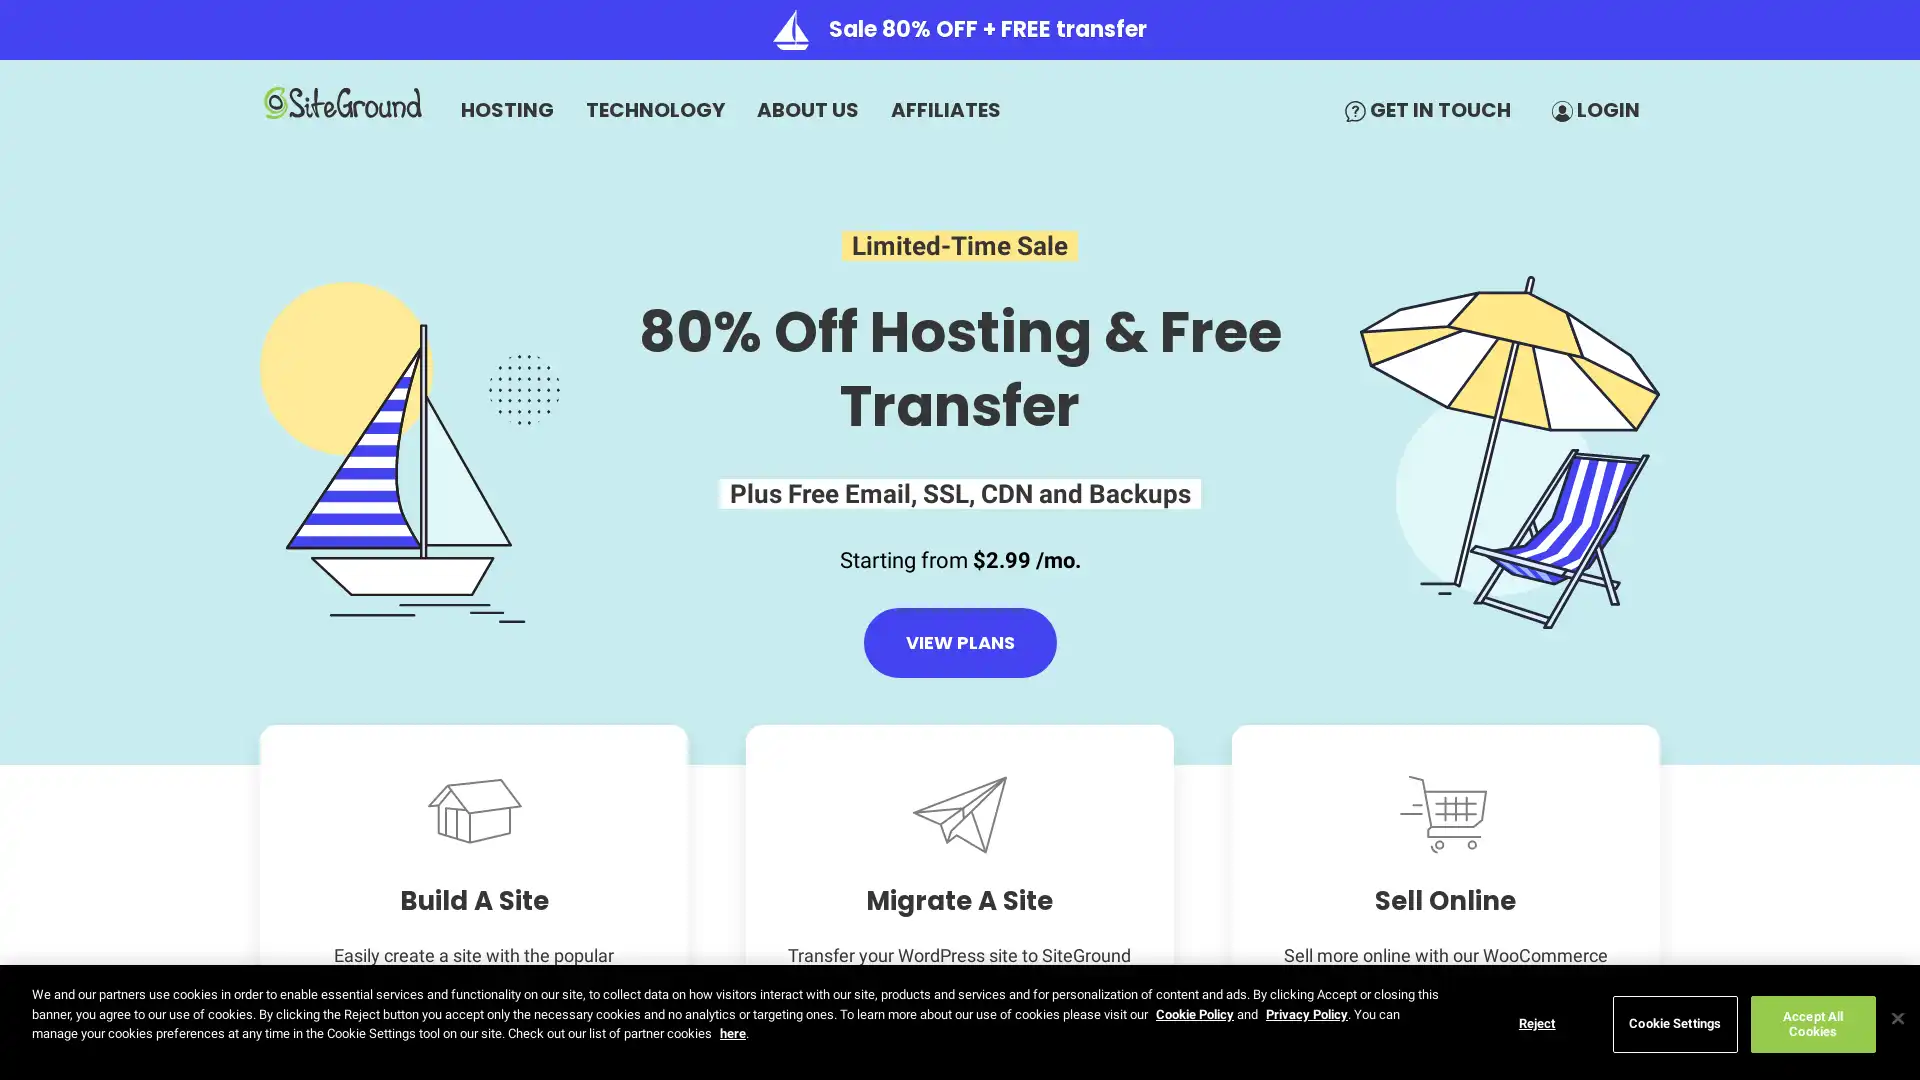  I want to click on Accept All Cookies, so click(1812, 1023).